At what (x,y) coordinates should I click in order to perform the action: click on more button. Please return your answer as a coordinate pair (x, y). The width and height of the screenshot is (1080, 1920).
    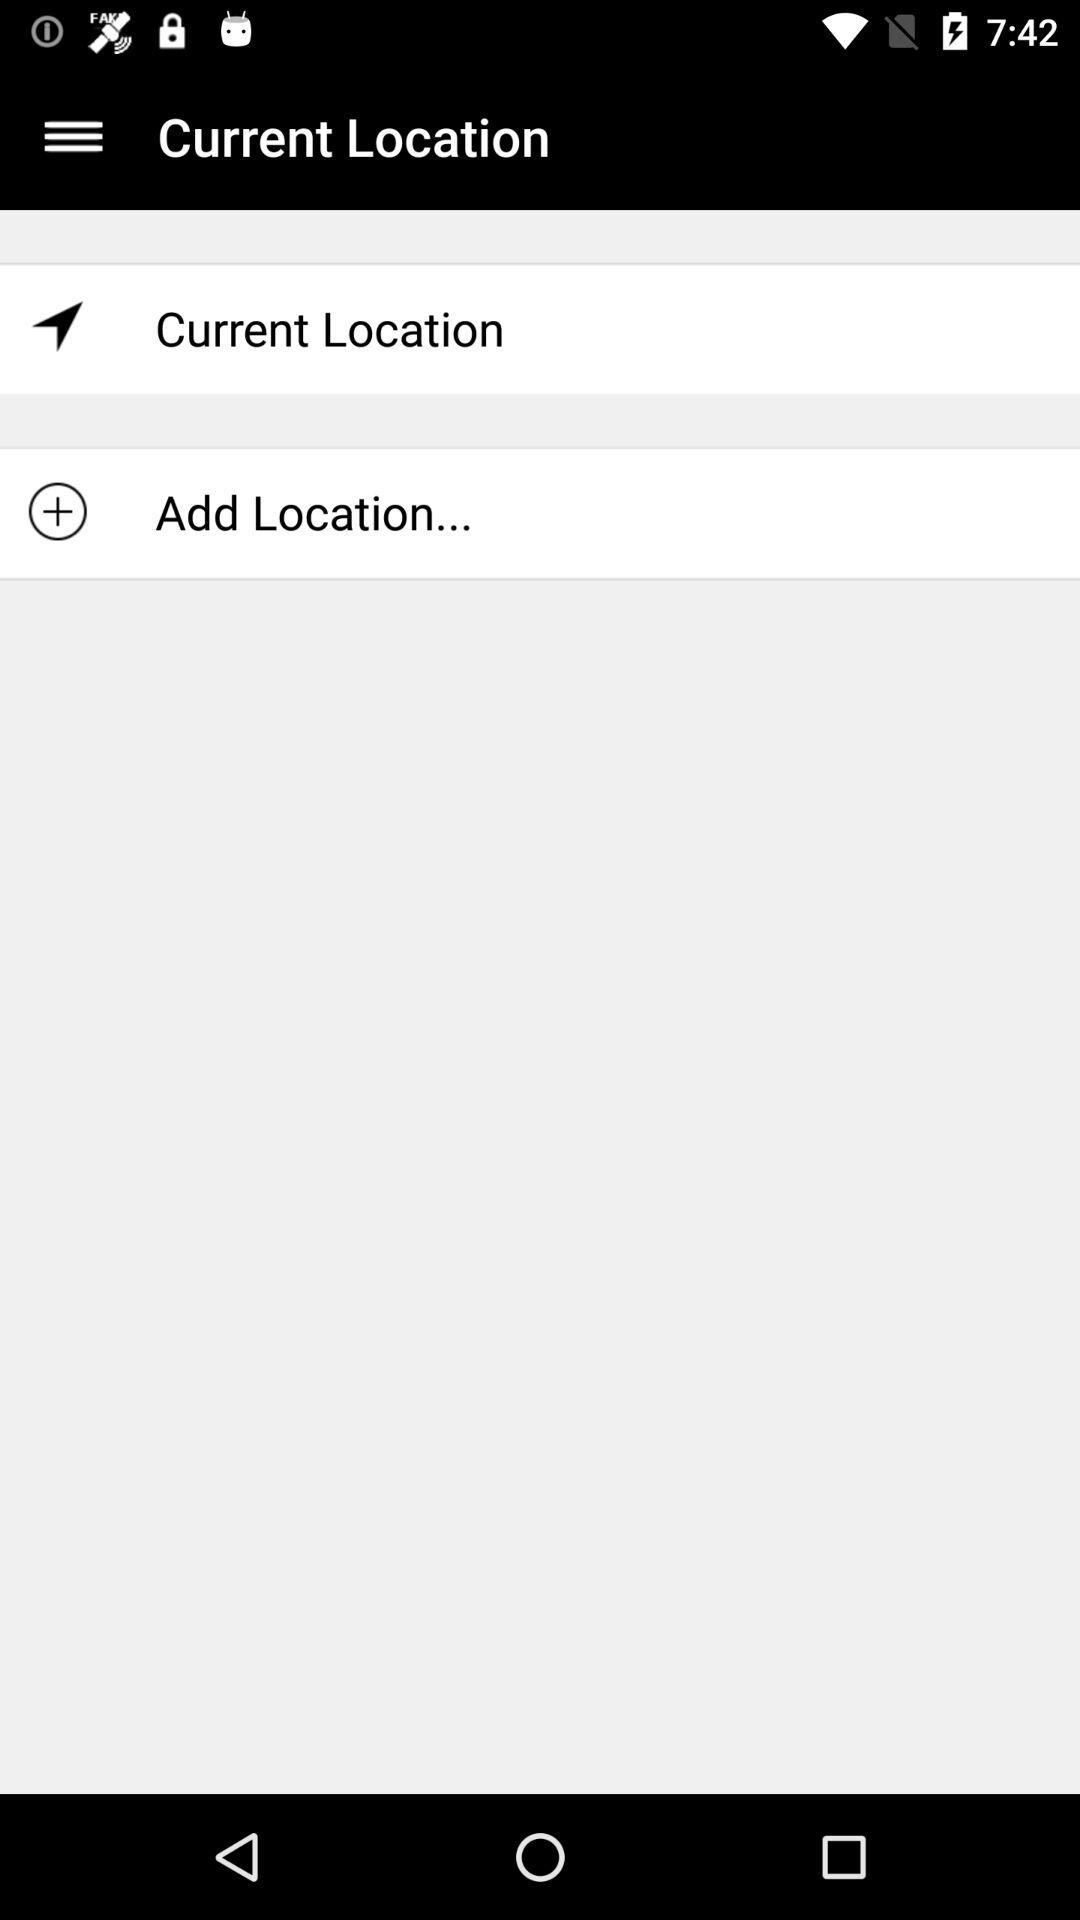
    Looking at the image, I should click on (72, 135).